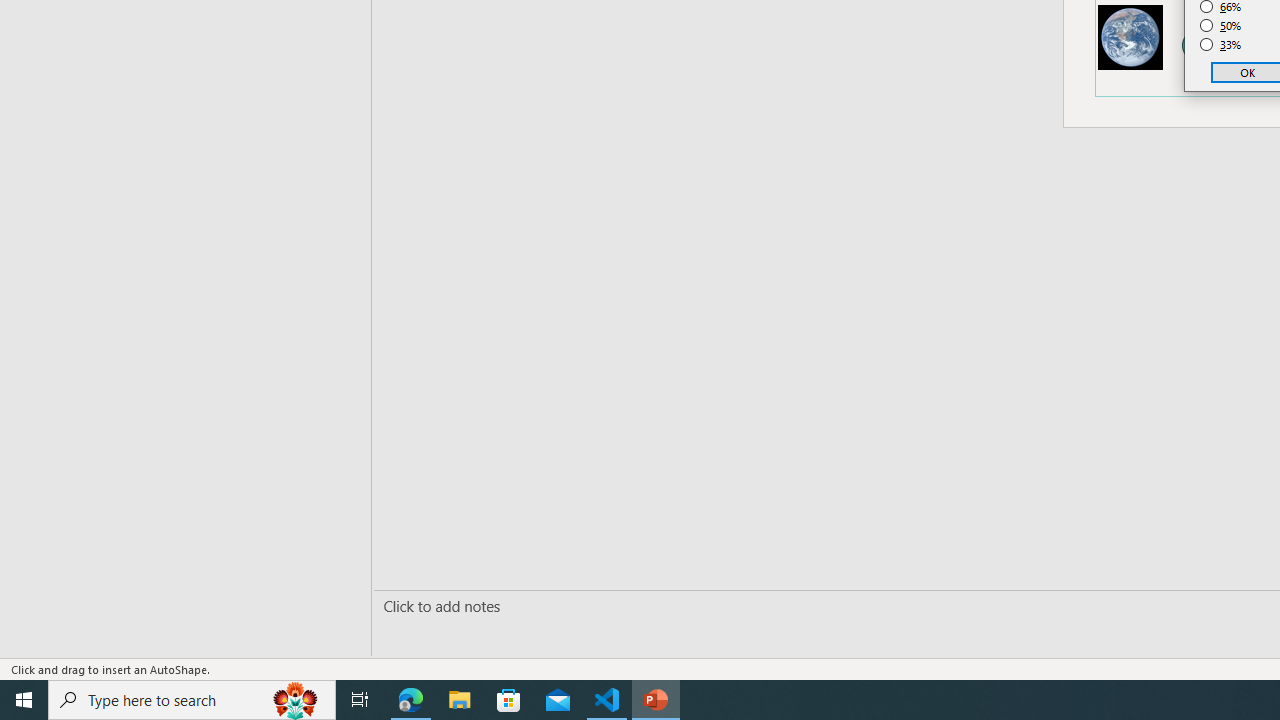 This screenshot has width=1280, height=720. What do you see at coordinates (1220, 25) in the screenshot?
I see `'50%'` at bounding box center [1220, 25].